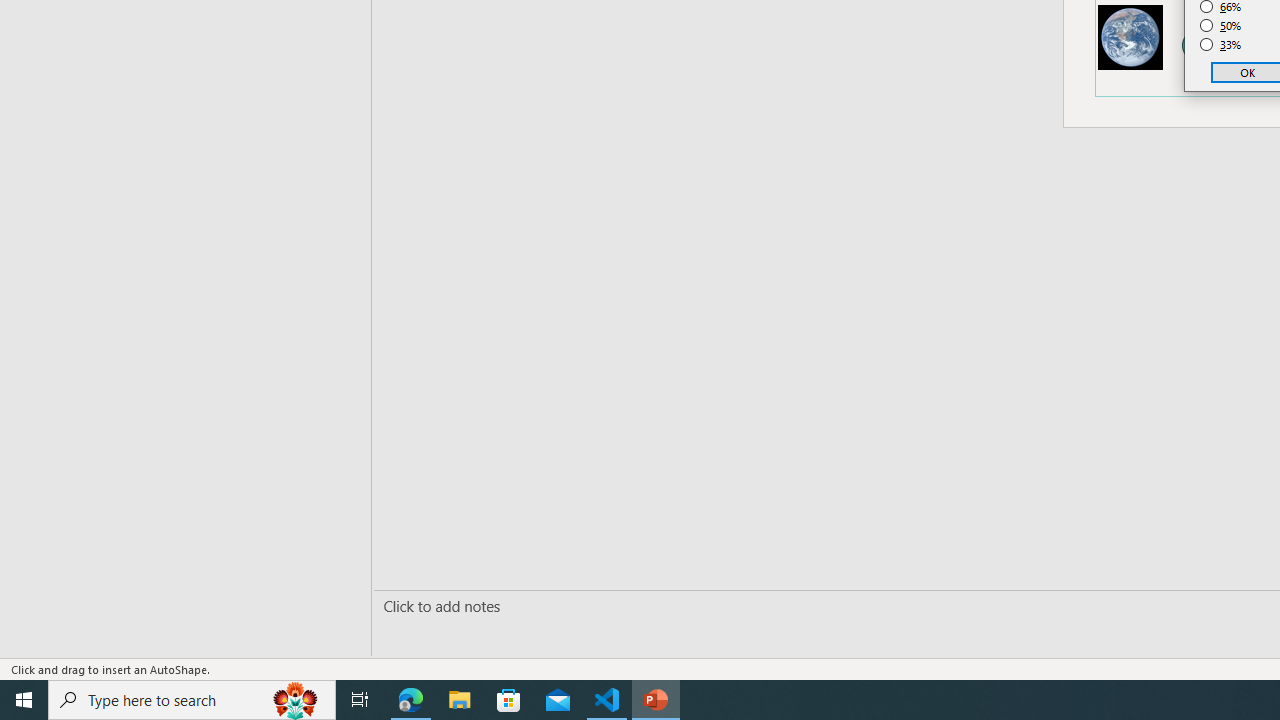 This screenshot has width=1280, height=720. What do you see at coordinates (1220, 25) in the screenshot?
I see `'50%'` at bounding box center [1220, 25].